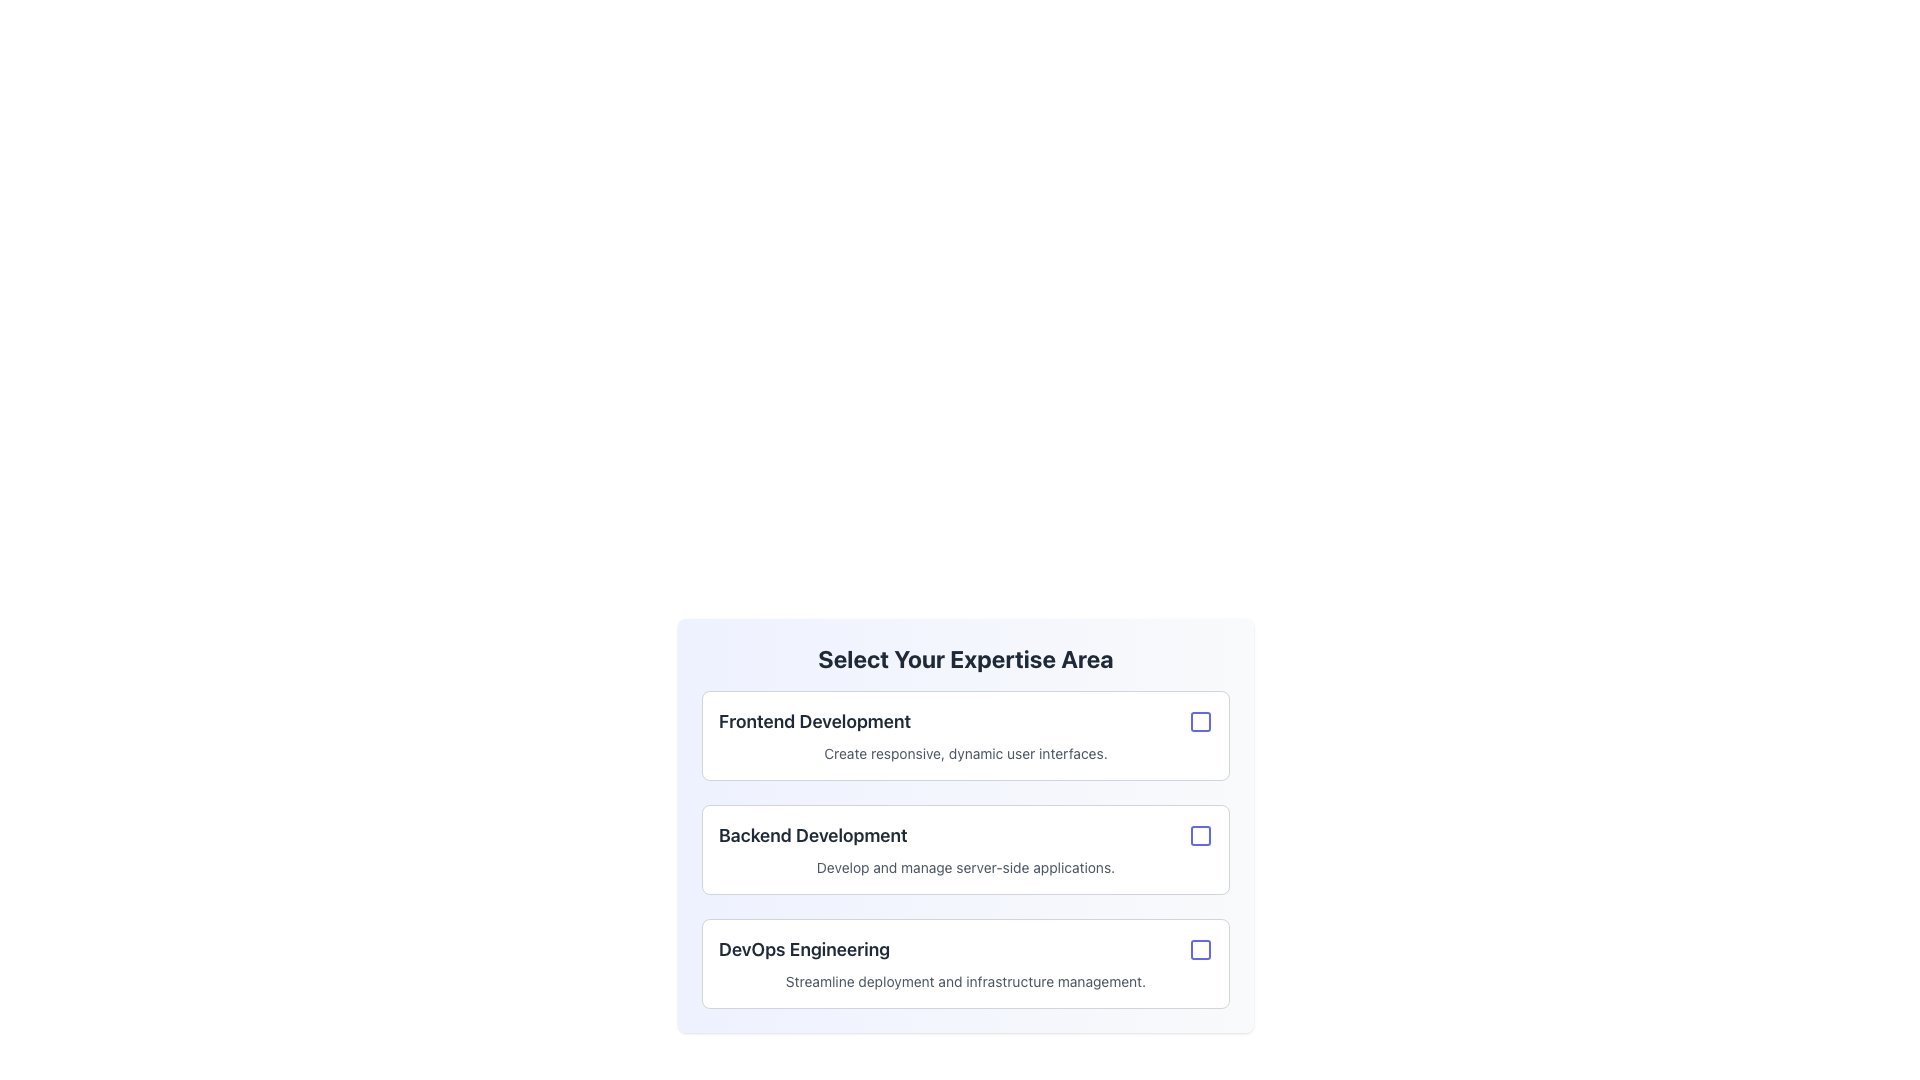 This screenshot has height=1080, width=1920. What do you see at coordinates (965, 981) in the screenshot?
I see `the text element that provides additional details about the 'DevOps Engineering' header, located below it in the same card` at bounding box center [965, 981].